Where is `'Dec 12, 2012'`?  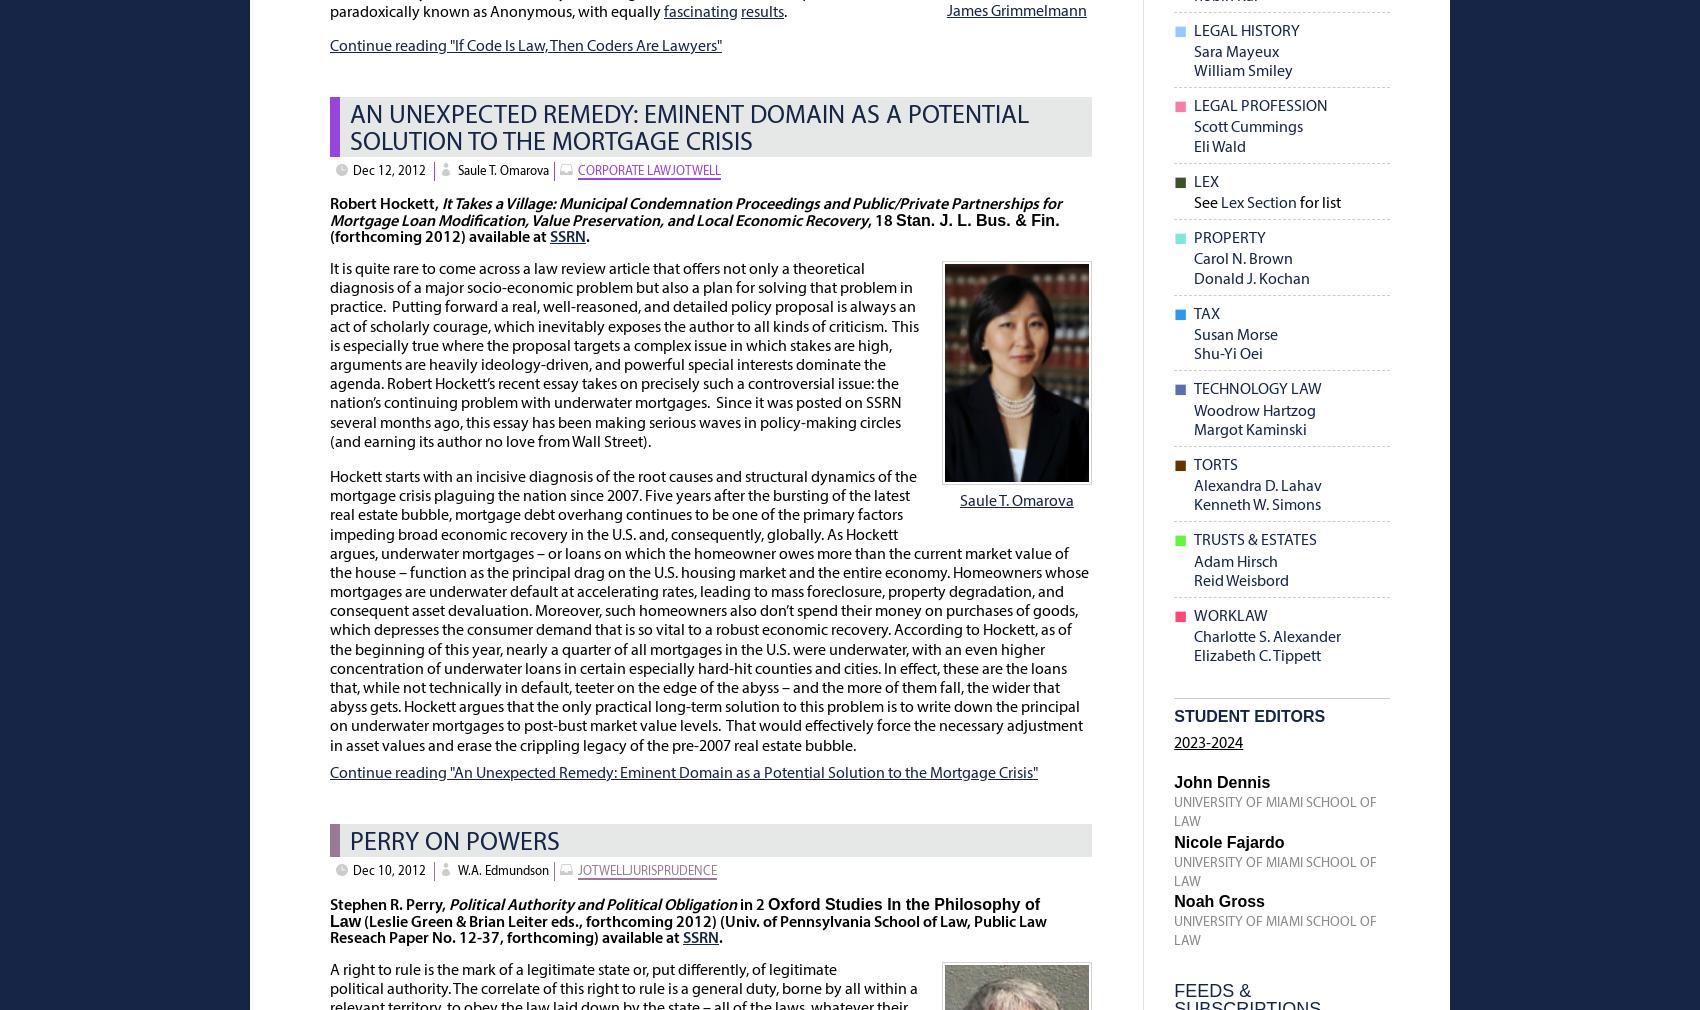 'Dec 12, 2012' is located at coordinates (388, 169).